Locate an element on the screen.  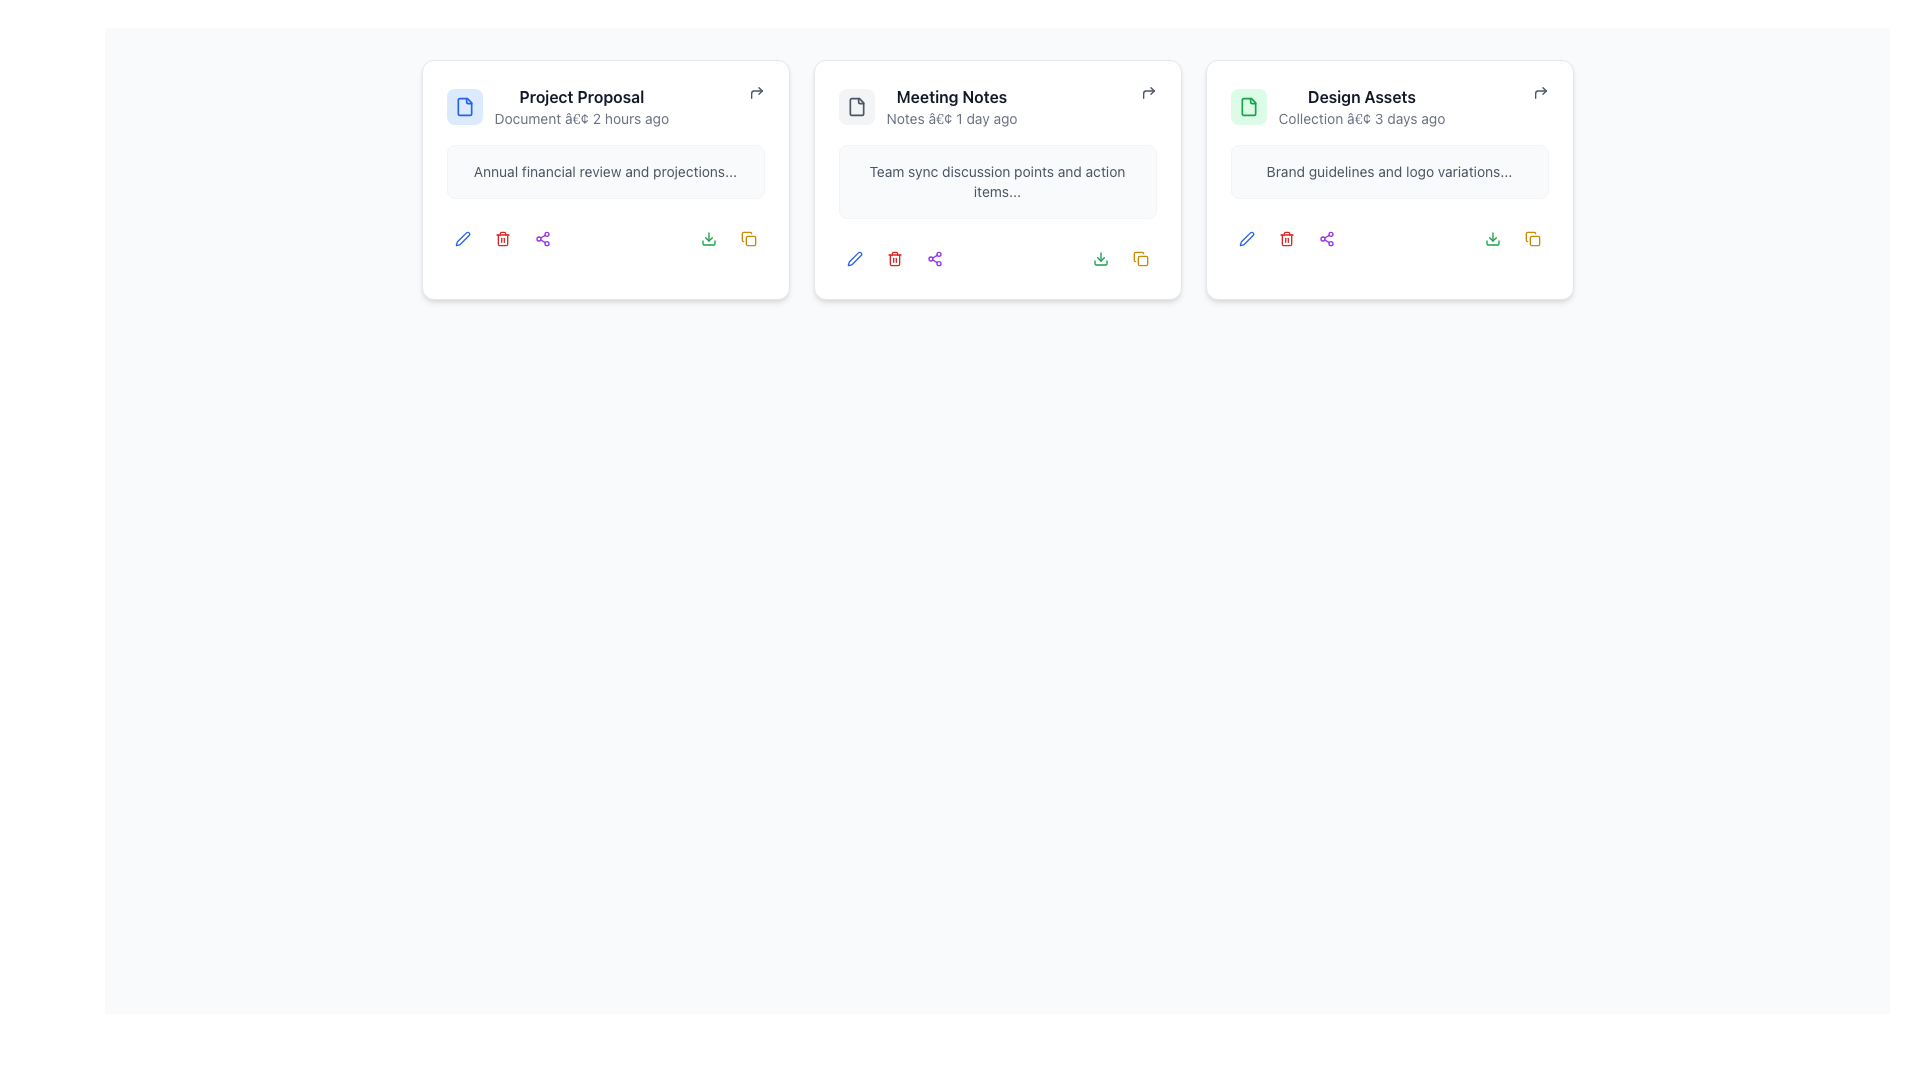
the document icon located to the left of the text 'Design Assets' within the card layout is located at coordinates (1247, 107).